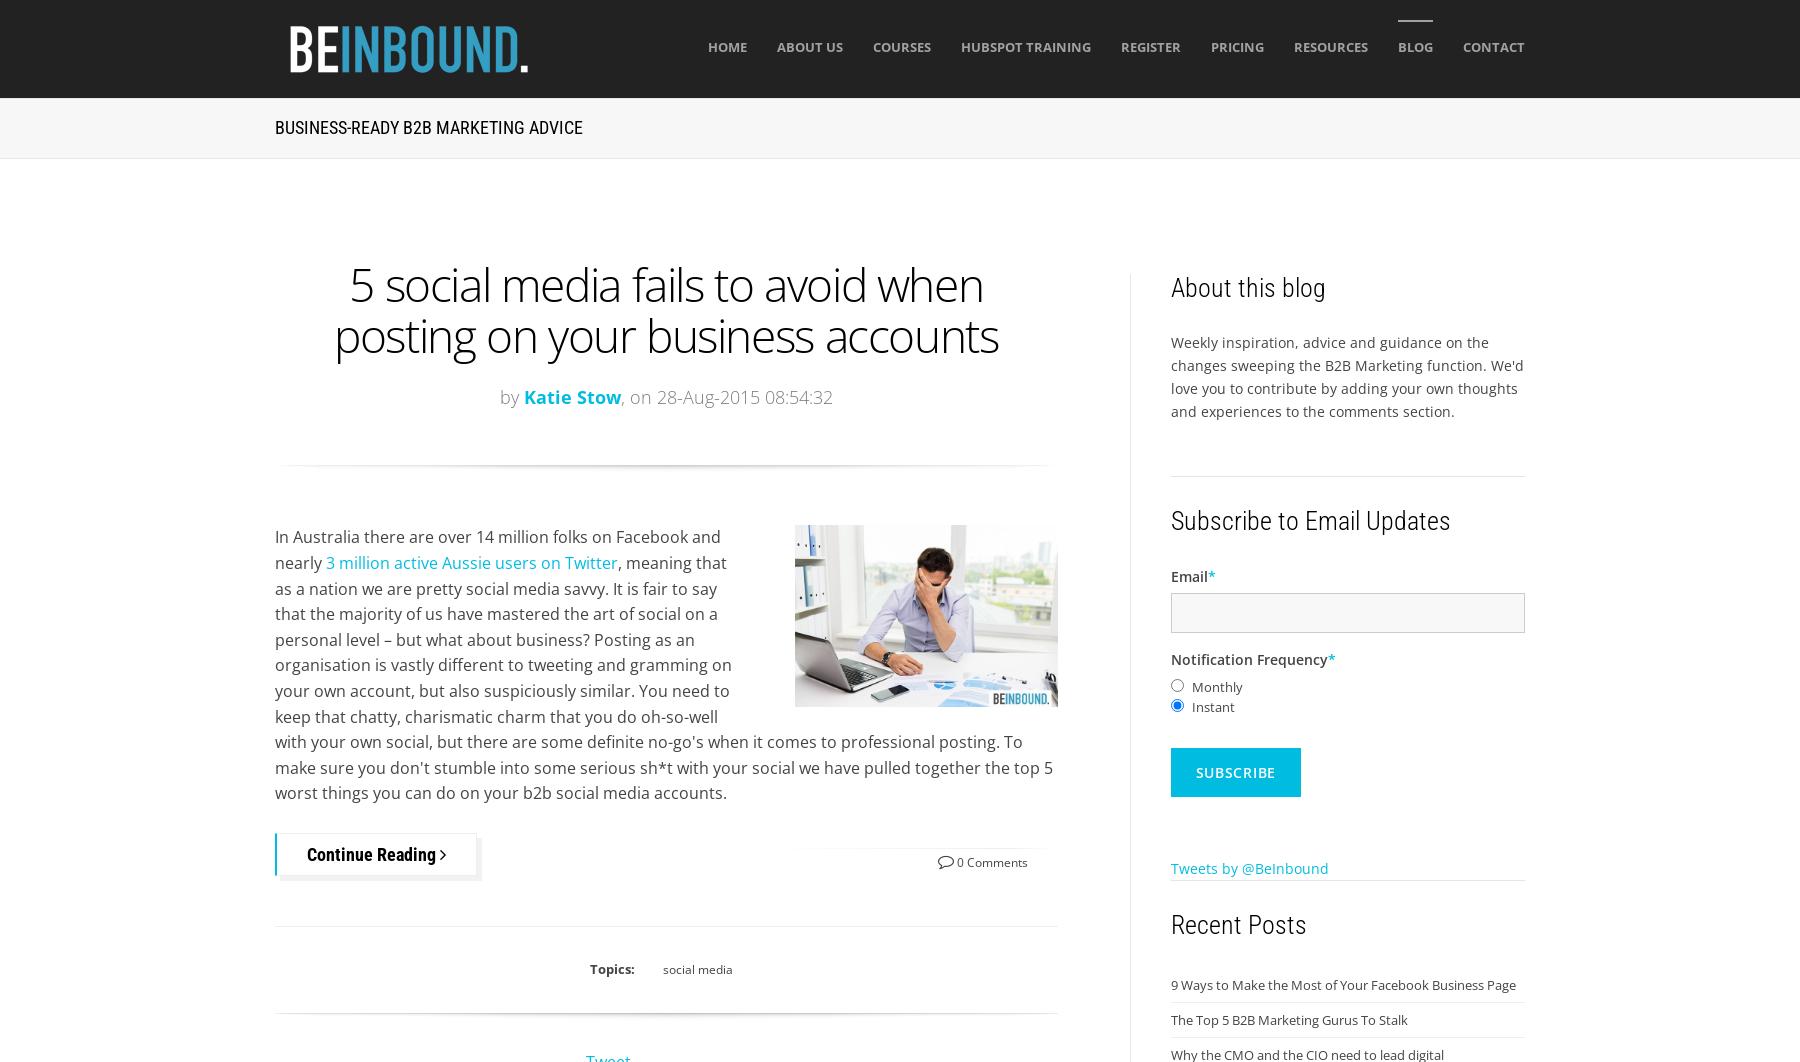 Image resolution: width=1800 pixels, height=1062 pixels. What do you see at coordinates (1247, 287) in the screenshot?
I see `'About this blog'` at bounding box center [1247, 287].